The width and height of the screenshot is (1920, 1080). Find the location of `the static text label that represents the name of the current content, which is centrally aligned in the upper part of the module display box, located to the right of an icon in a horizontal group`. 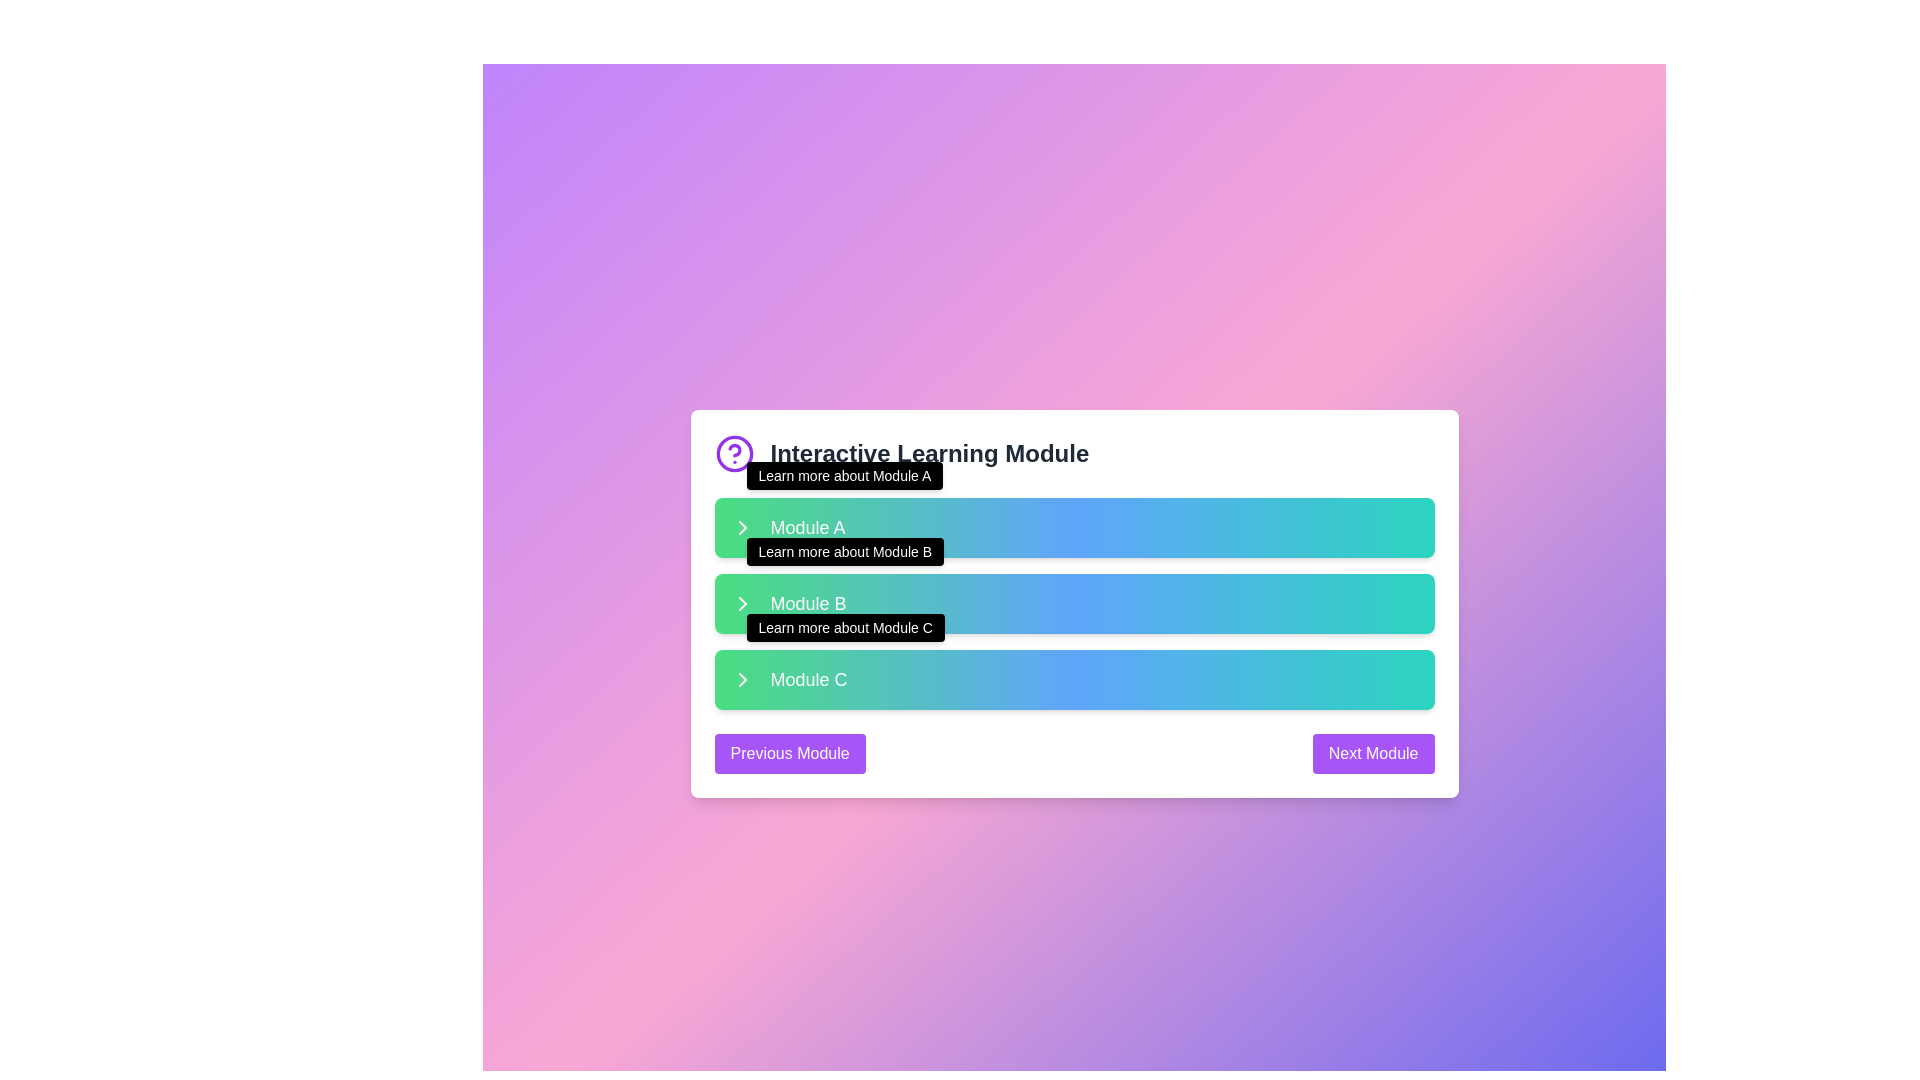

the static text label that represents the name of the current content, which is centrally aligned in the upper part of the module display box, located to the right of an icon in a horizontal group is located at coordinates (928, 454).